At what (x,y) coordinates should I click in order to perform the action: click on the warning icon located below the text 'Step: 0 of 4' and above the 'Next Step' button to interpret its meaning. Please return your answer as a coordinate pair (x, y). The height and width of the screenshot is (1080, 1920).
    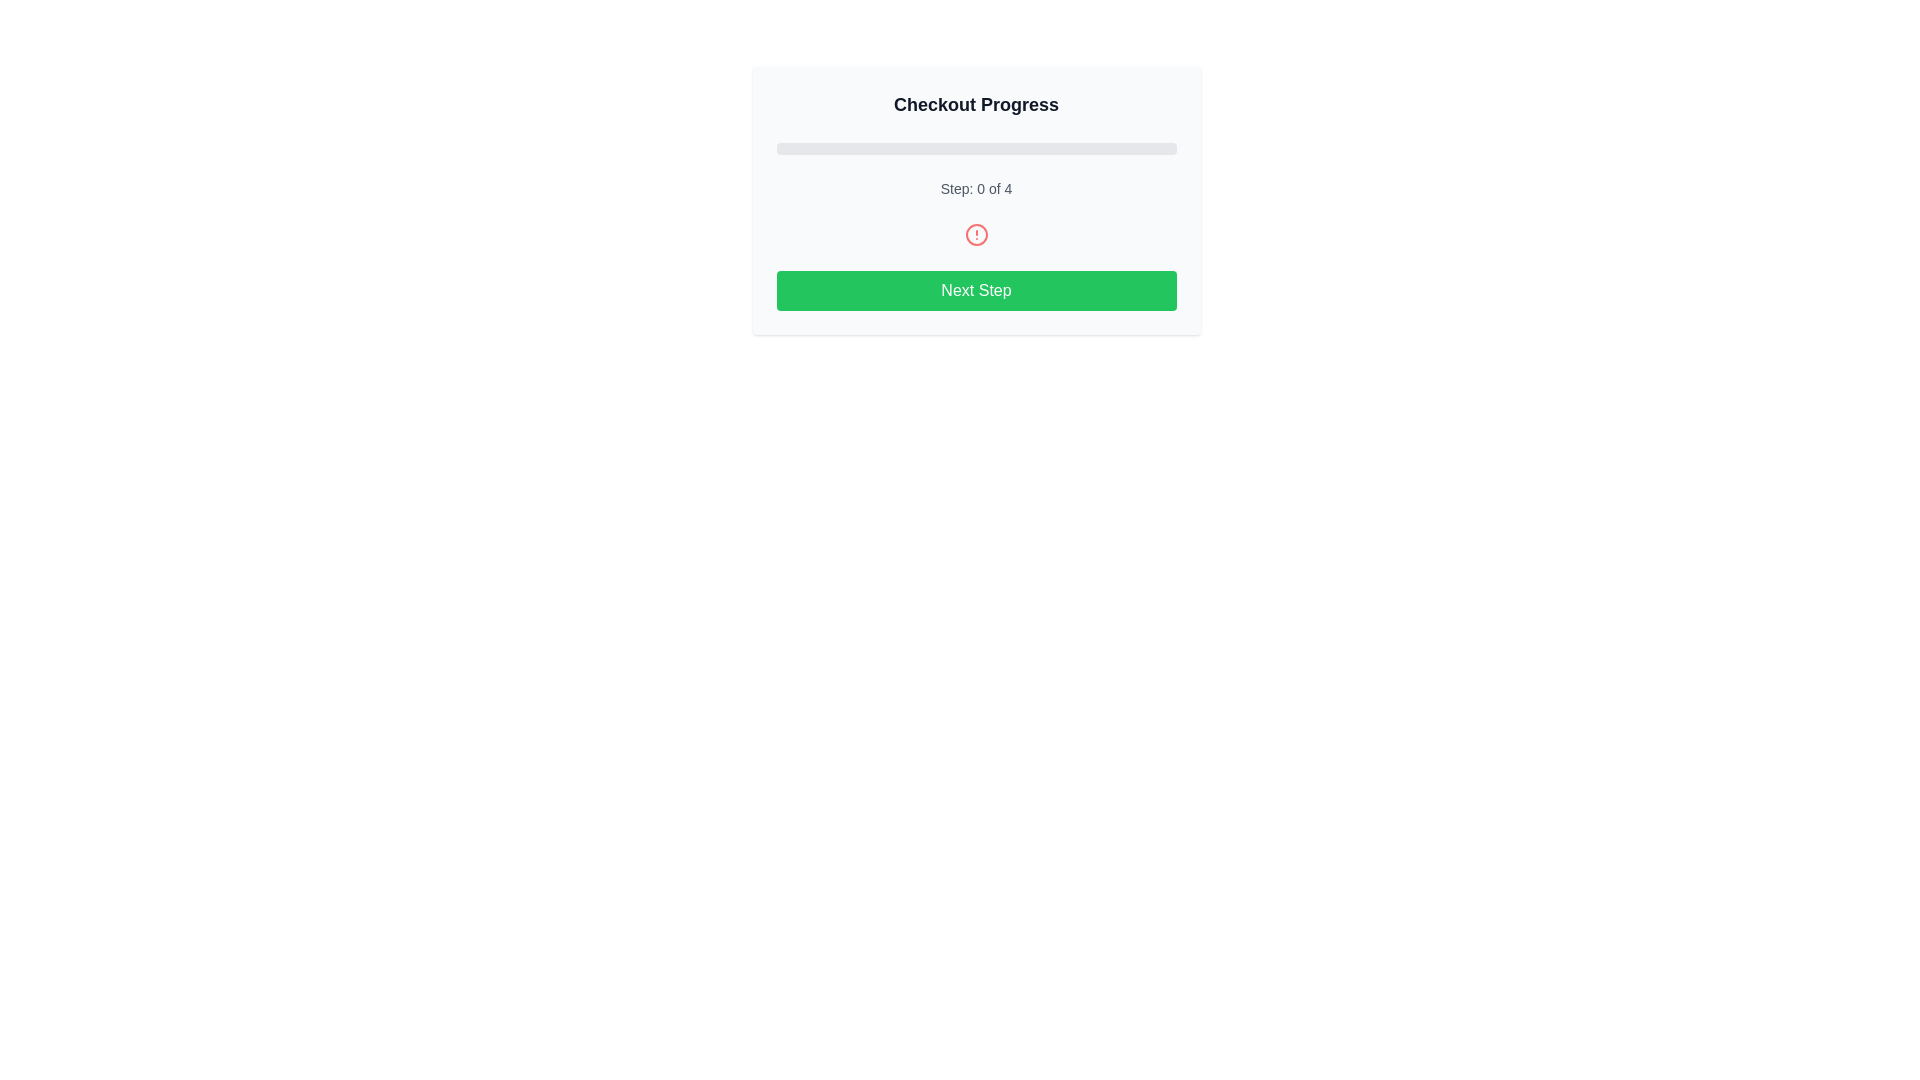
    Looking at the image, I should click on (976, 234).